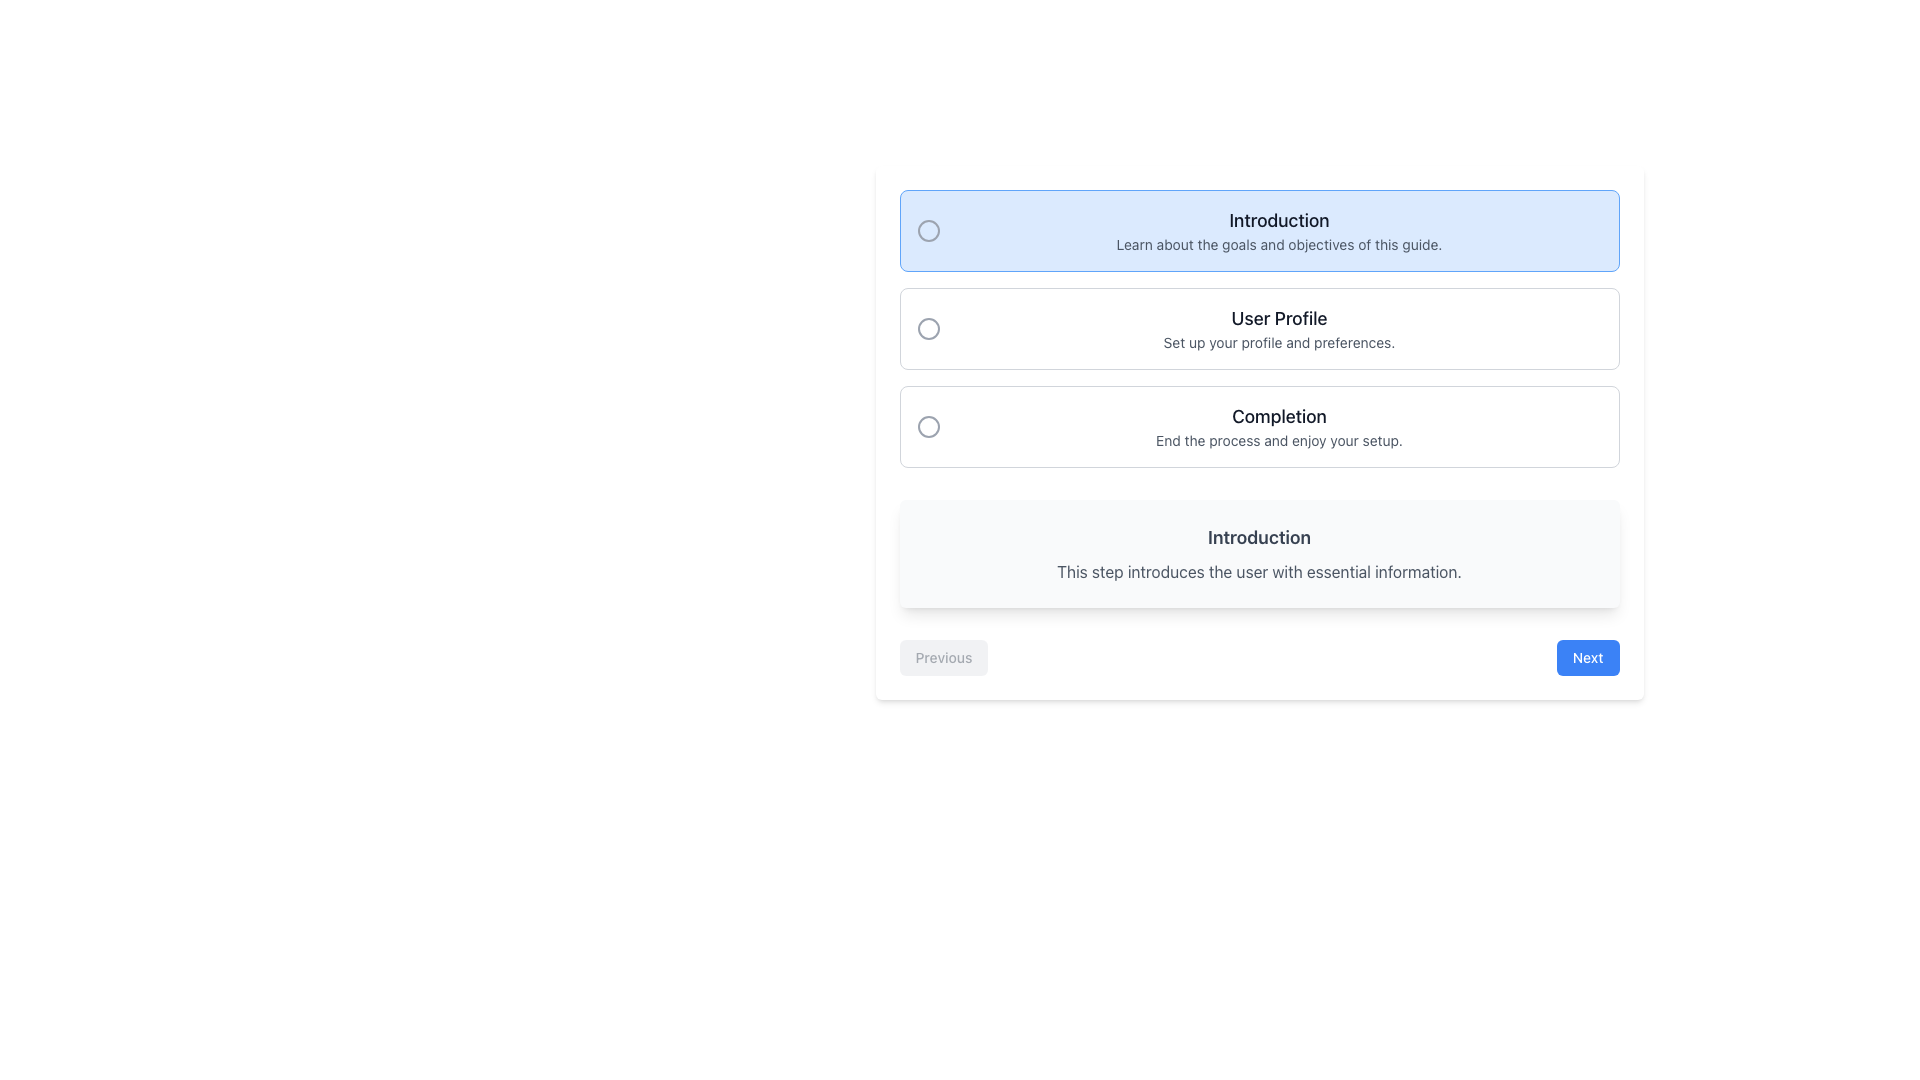 This screenshot has width=1920, height=1080. What do you see at coordinates (1258, 554) in the screenshot?
I see `the Informational Card titled 'Introduction' with a subtitle 'This step introduces the user with essential information.' that is styled with a light gray background and rounded corners, positioned as the fourth card in the guide layout` at bounding box center [1258, 554].